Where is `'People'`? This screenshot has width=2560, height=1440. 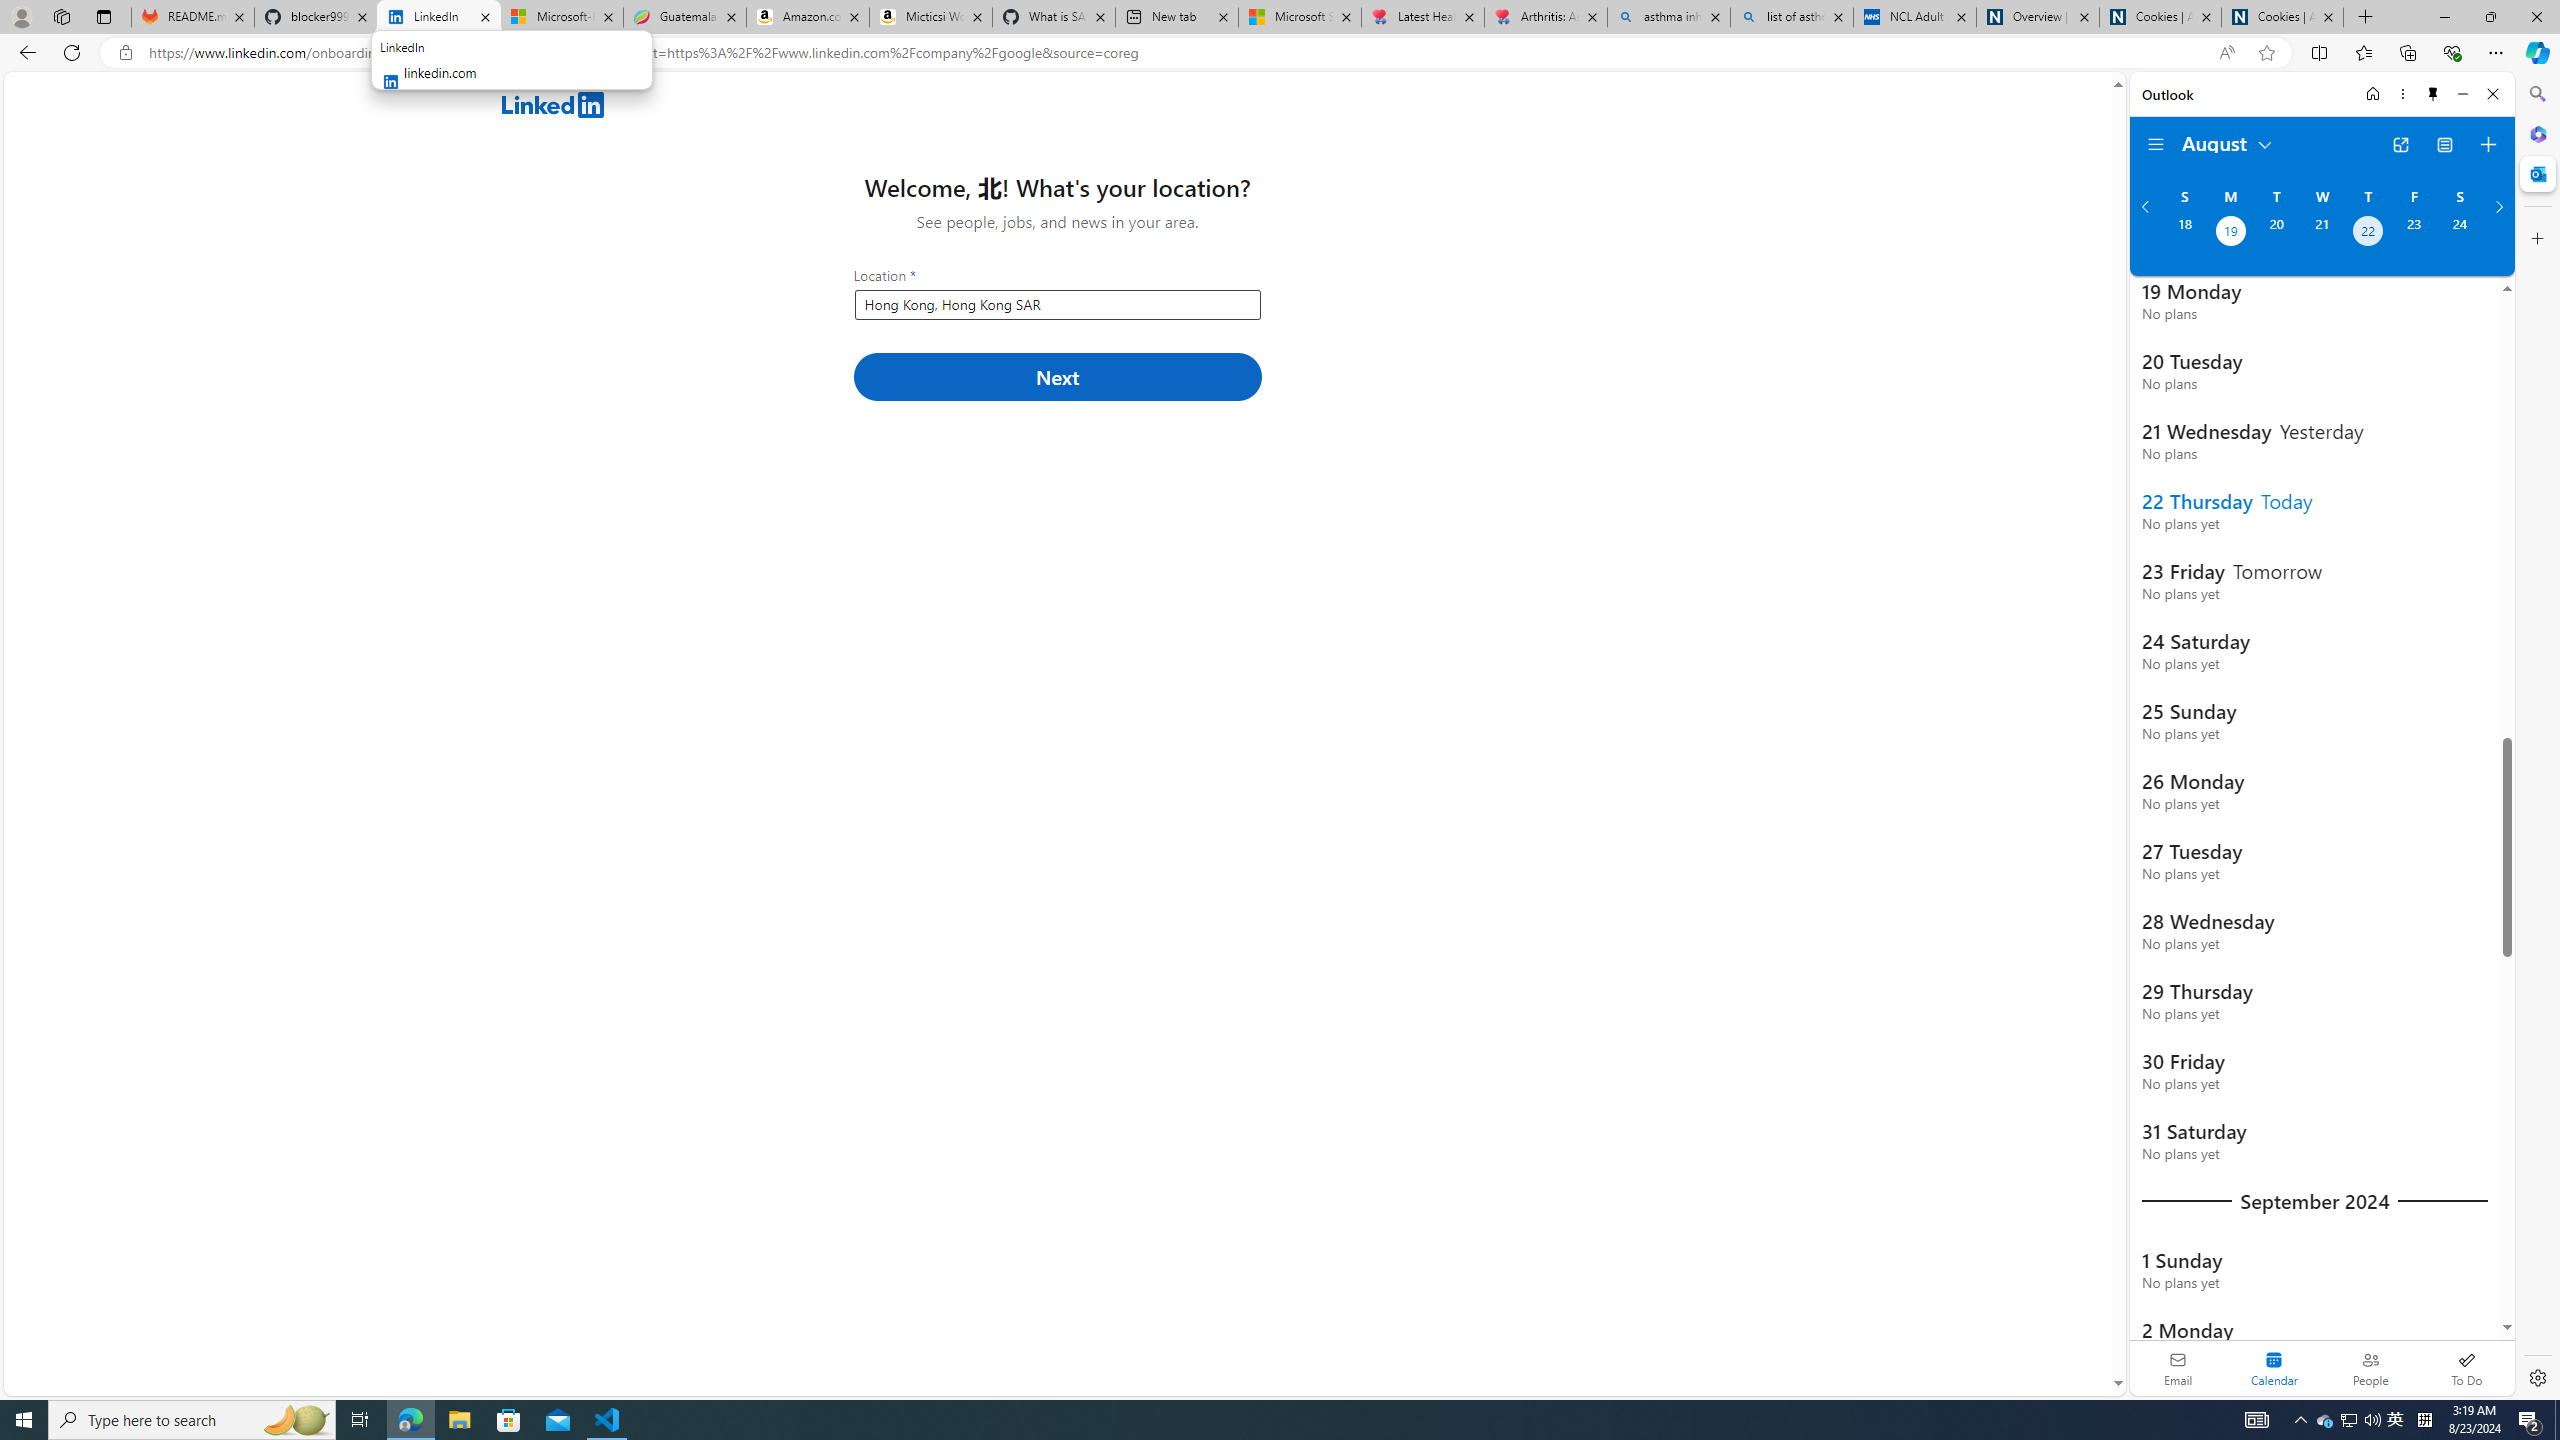
'People' is located at coordinates (2369, 1367).